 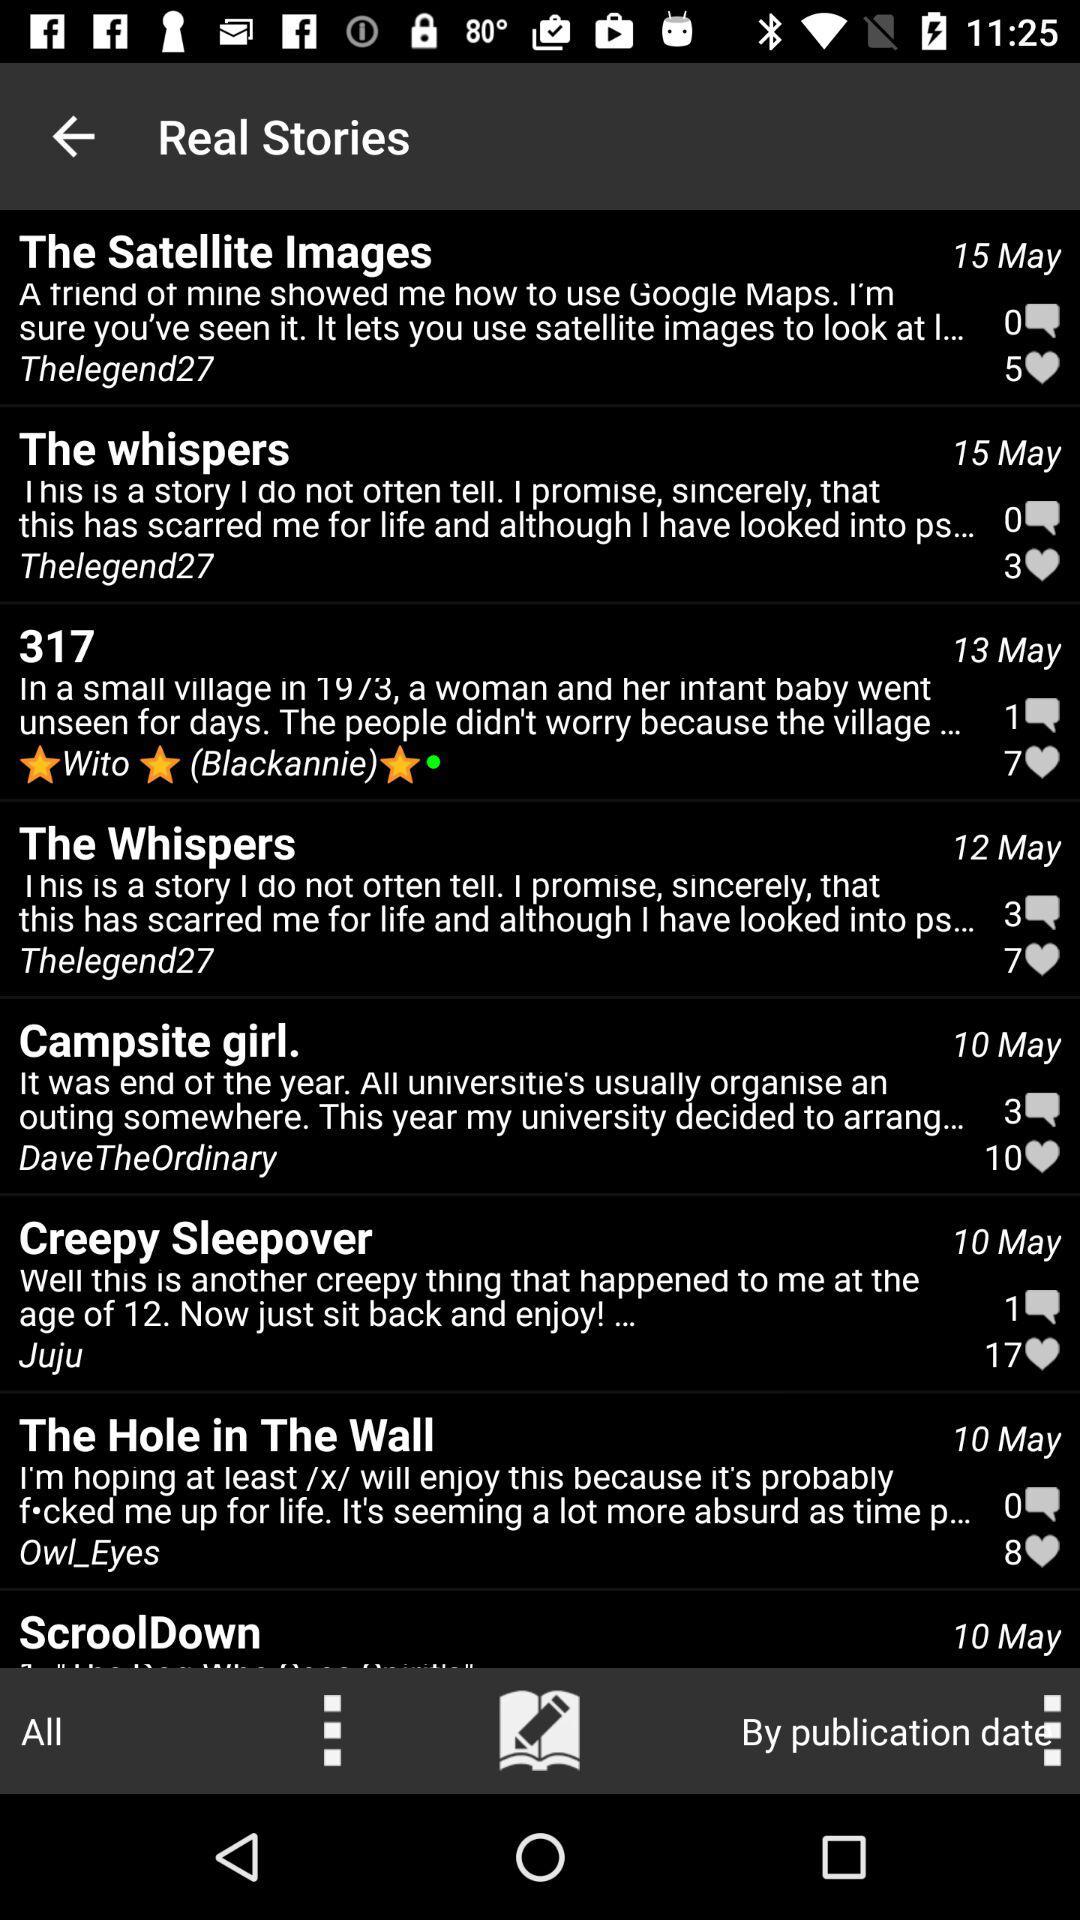 I want to click on search button, so click(x=540, y=1730).